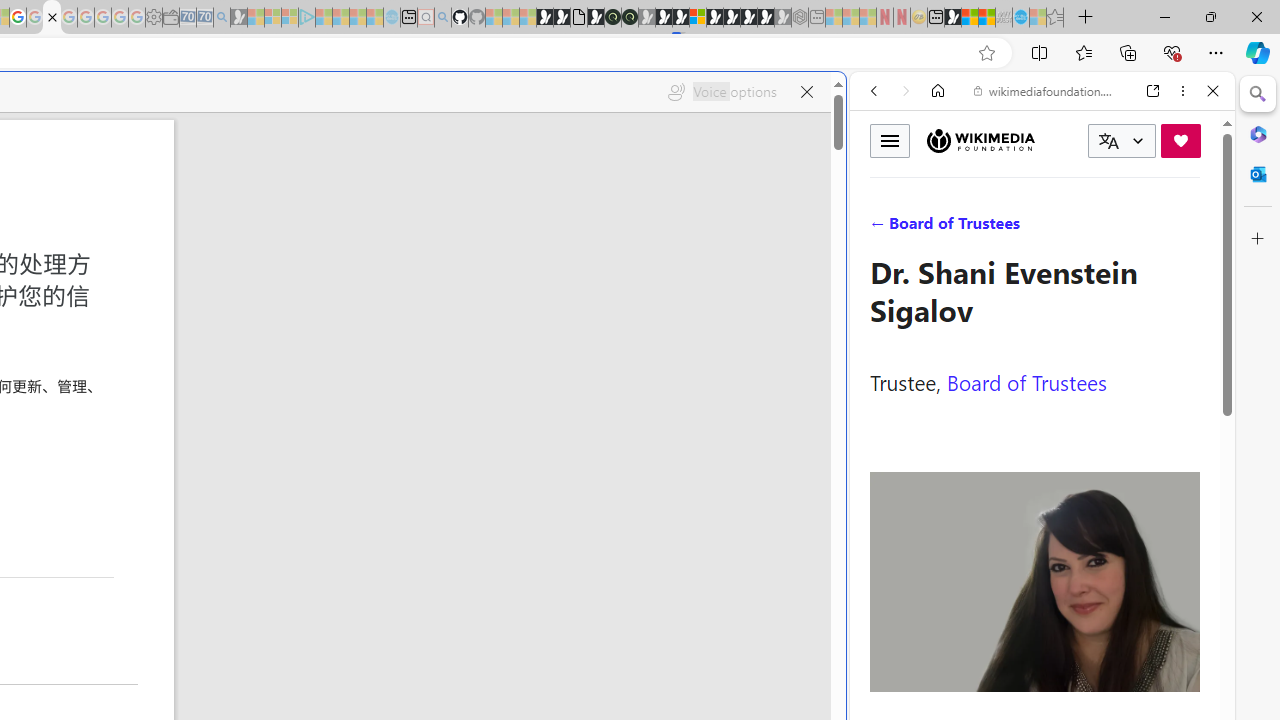  I want to click on 'github - Search - Sleeping', so click(441, 17).